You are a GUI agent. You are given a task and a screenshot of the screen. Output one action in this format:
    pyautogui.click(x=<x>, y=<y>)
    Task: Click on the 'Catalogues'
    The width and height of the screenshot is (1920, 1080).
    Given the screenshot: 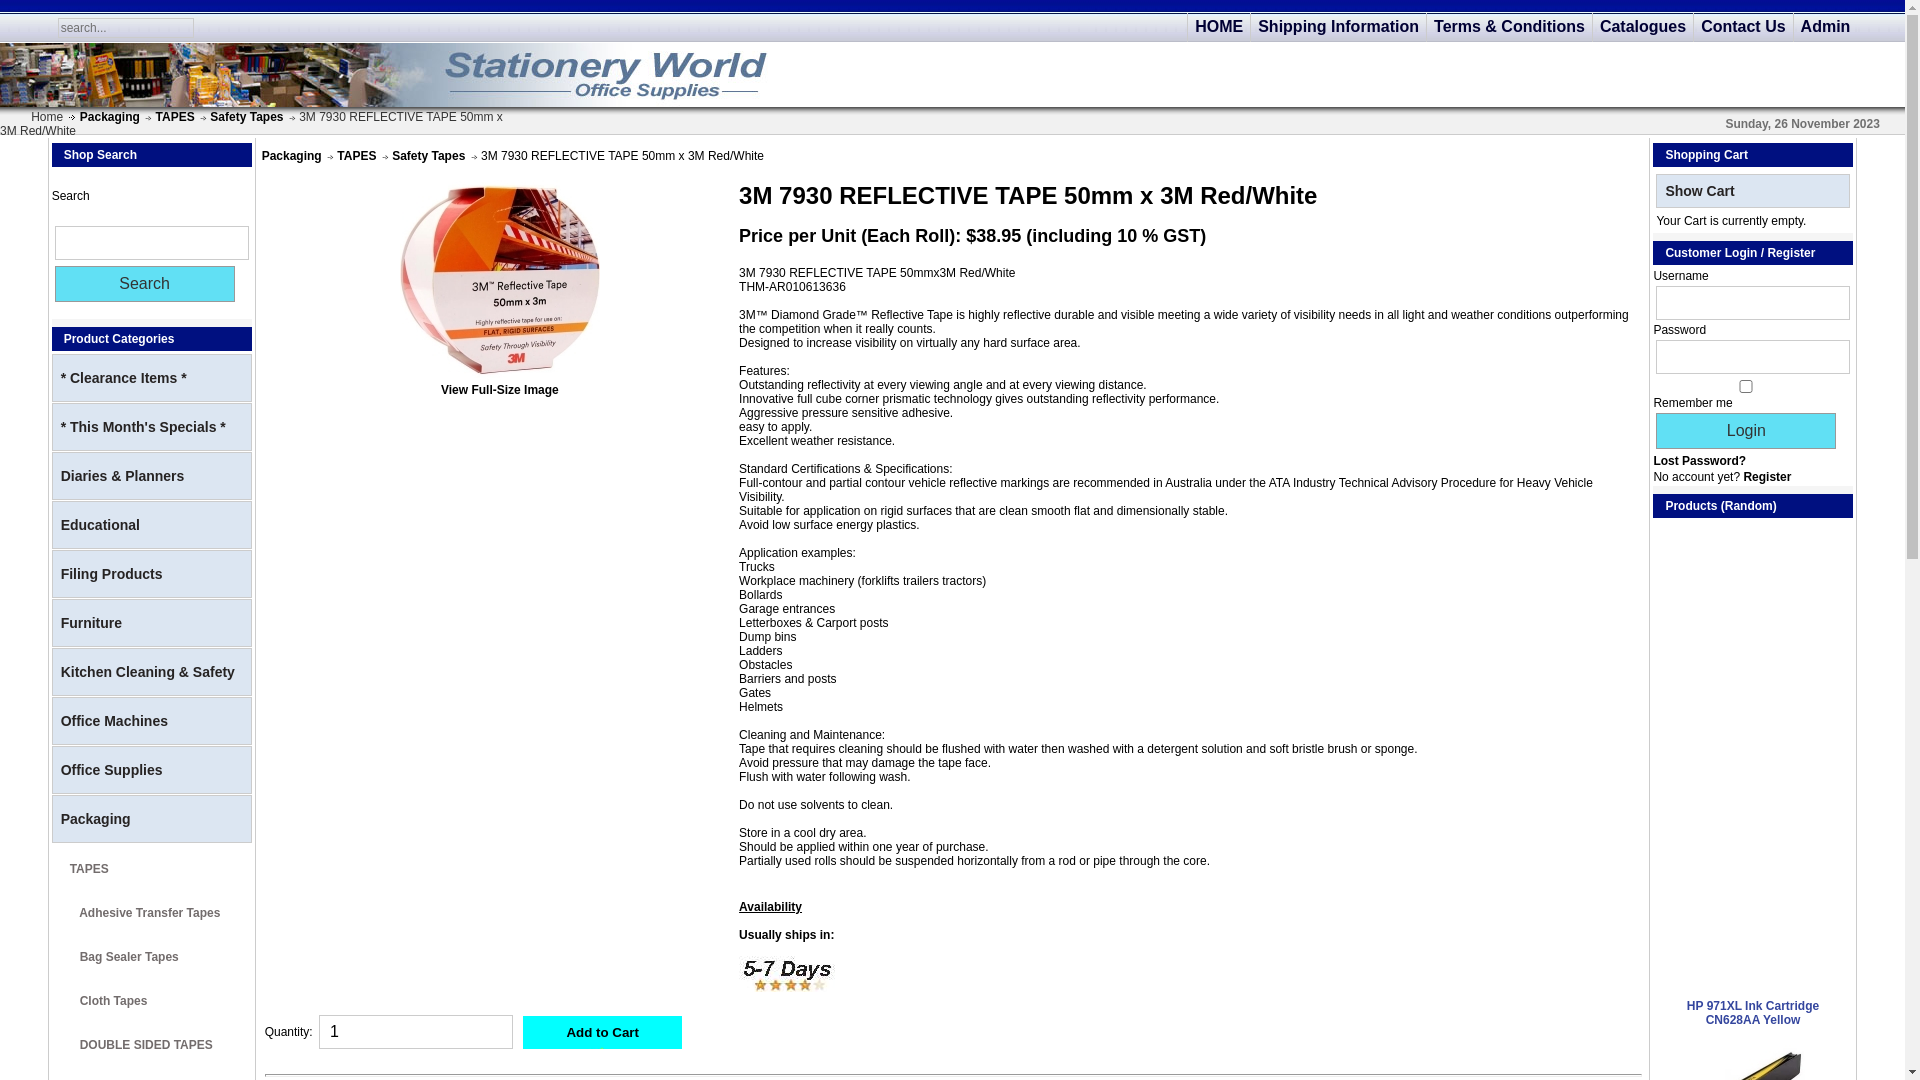 What is the action you would take?
    pyautogui.click(x=1642, y=26)
    